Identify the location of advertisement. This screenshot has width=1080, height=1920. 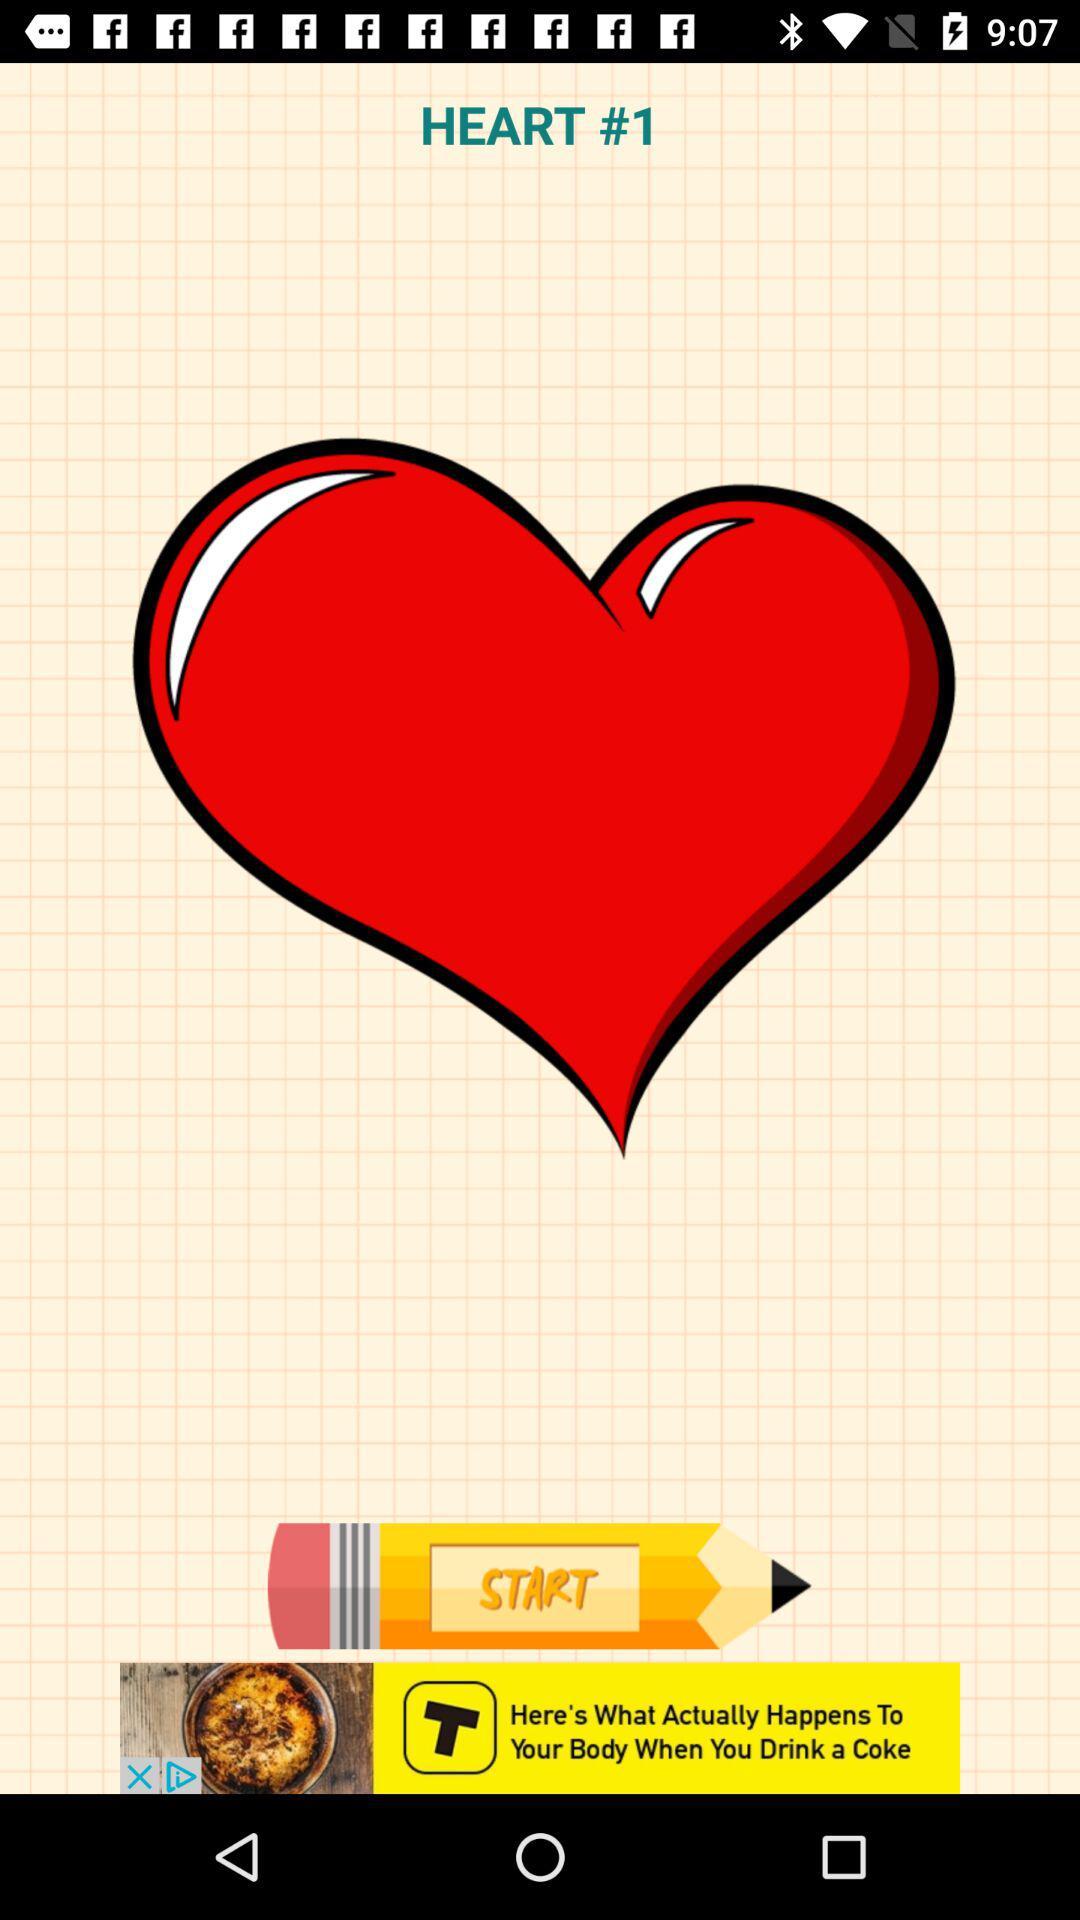
(540, 1727).